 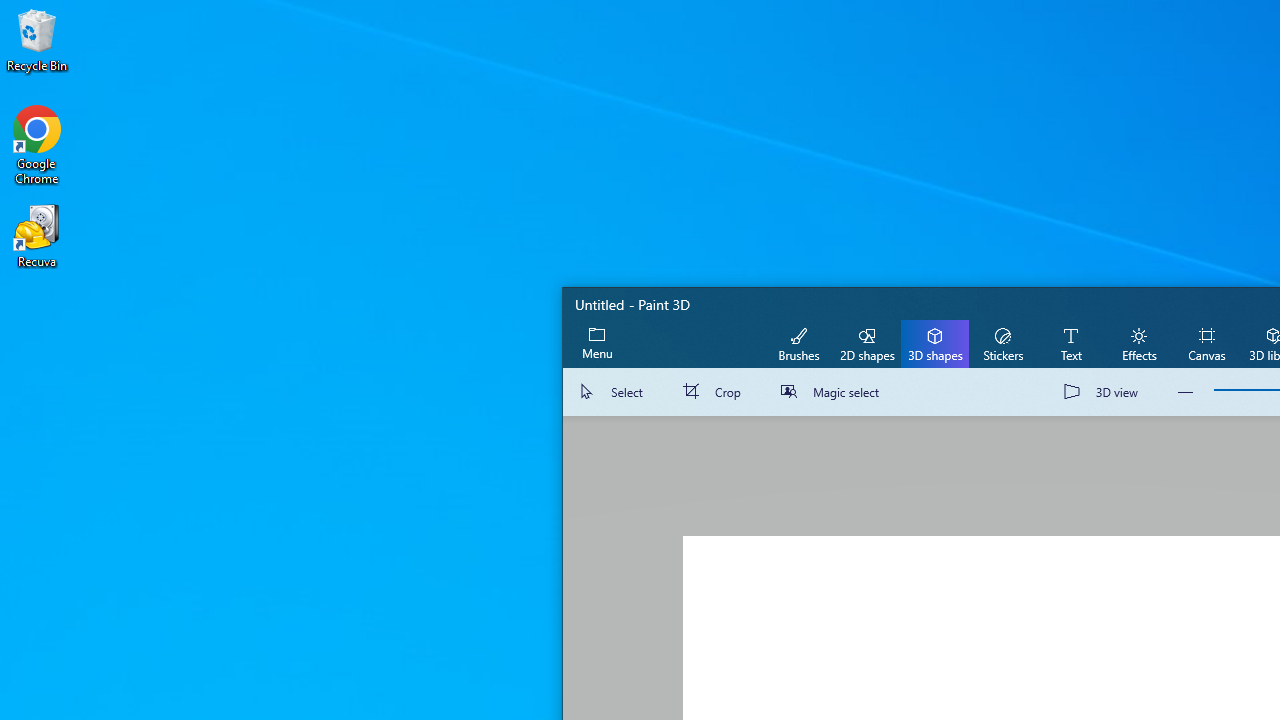 What do you see at coordinates (867, 342) in the screenshot?
I see `'2D shapes'` at bounding box center [867, 342].